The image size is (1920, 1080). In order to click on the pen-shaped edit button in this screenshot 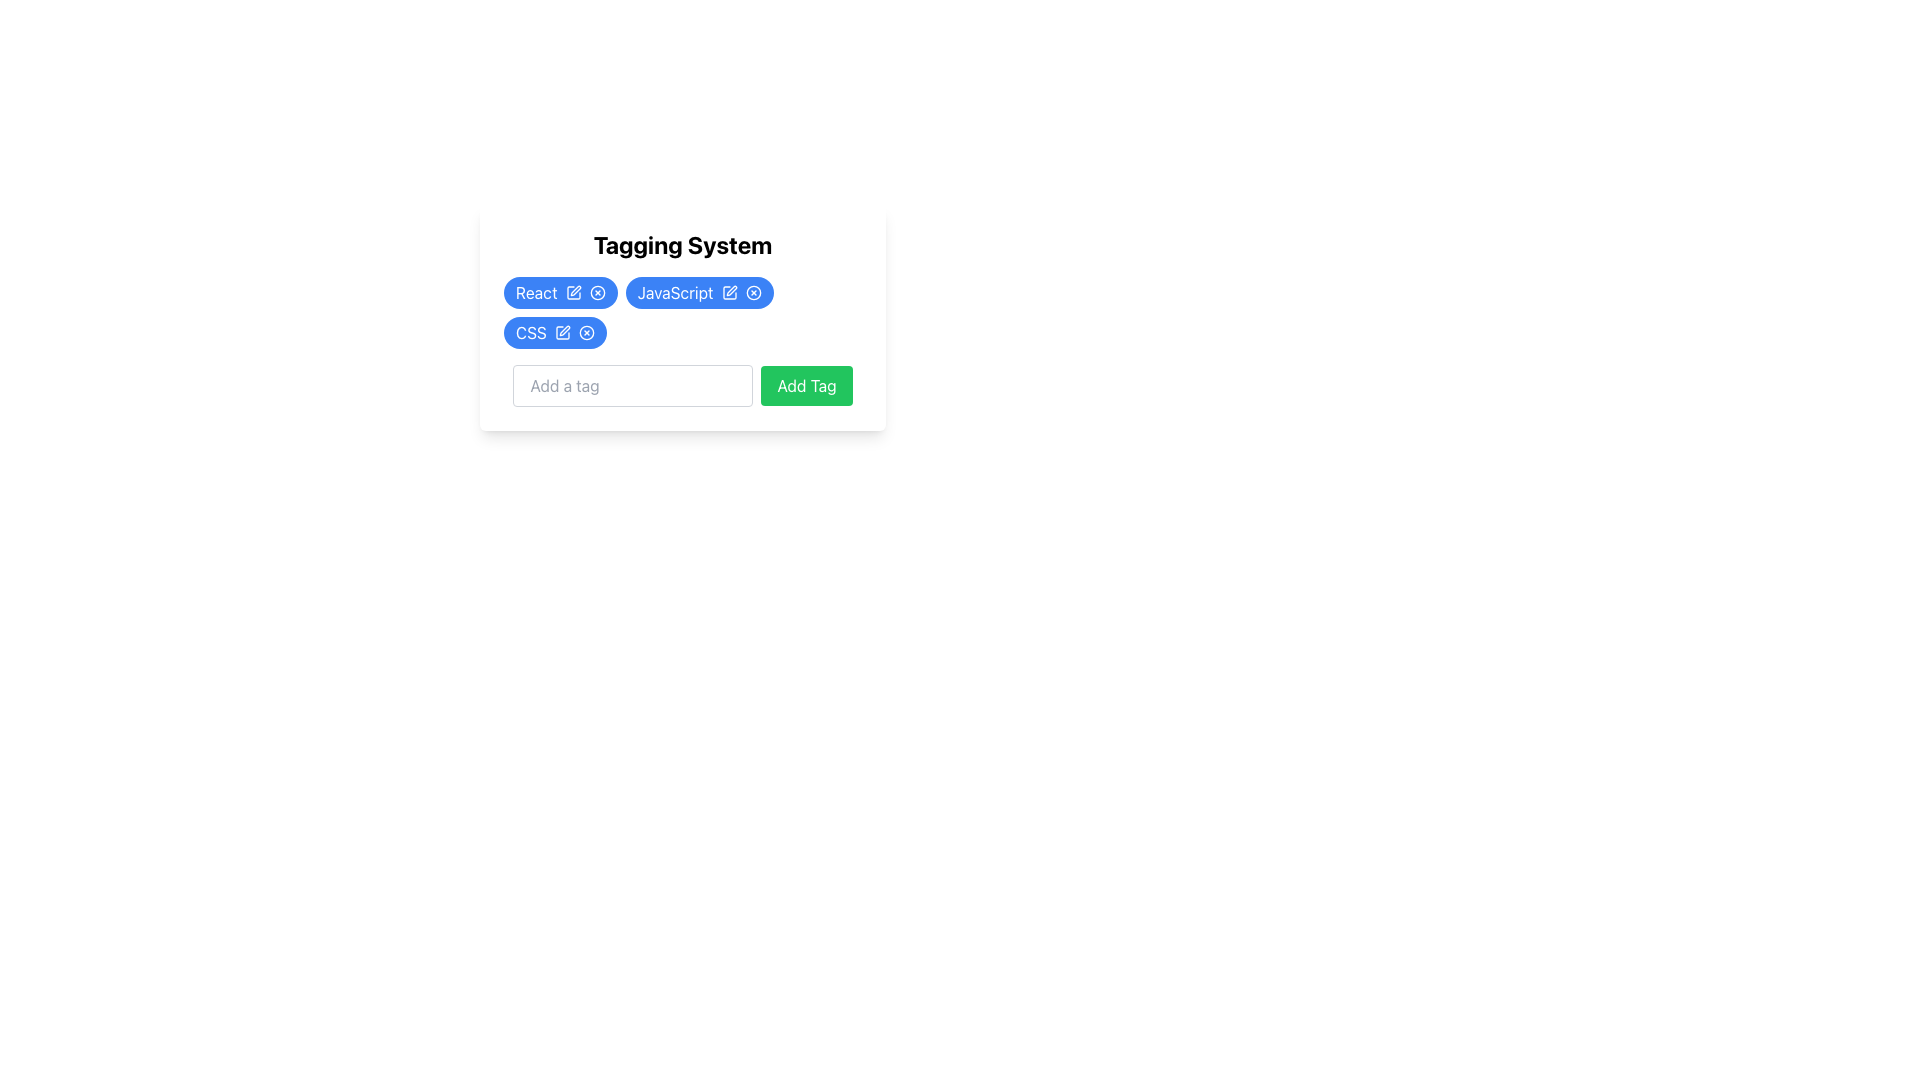, I will do `click(561, 331)`.